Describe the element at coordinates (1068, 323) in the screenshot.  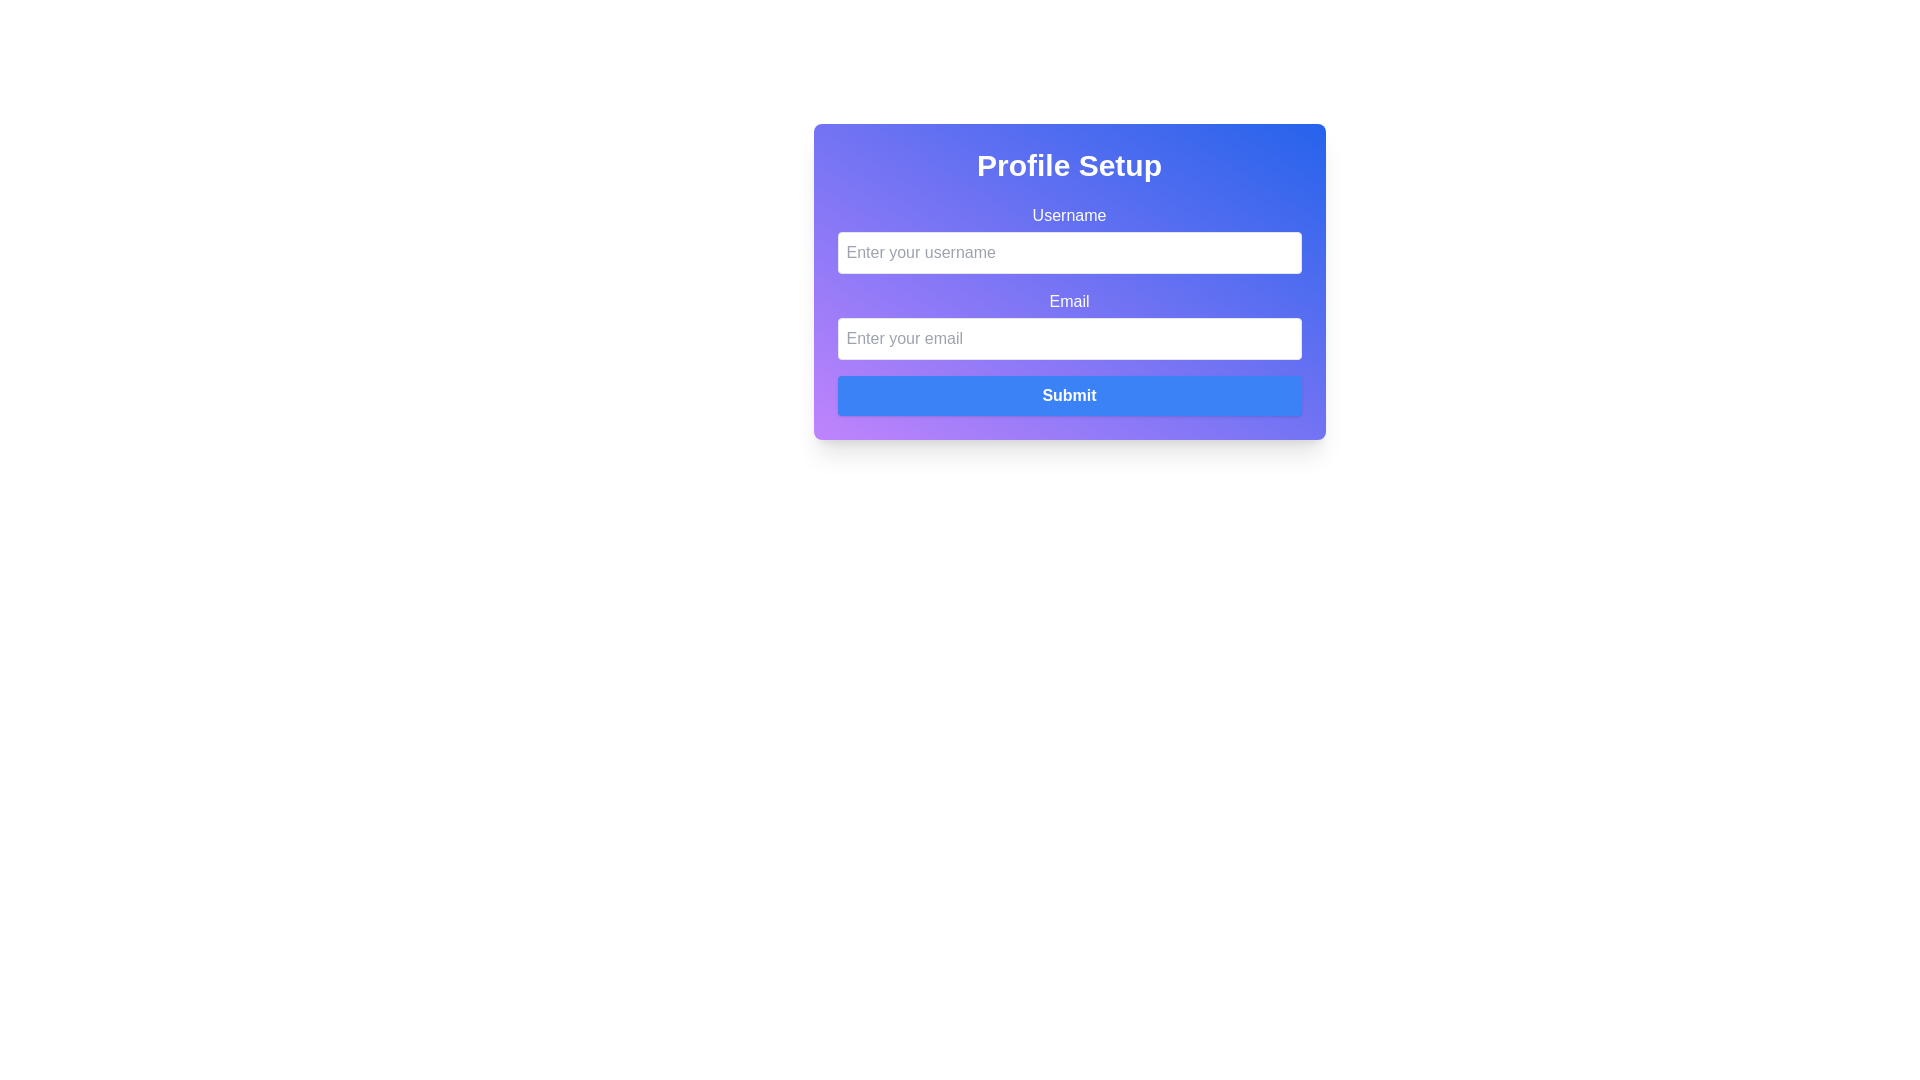
I see `the email input field, which is the second field in the form layout, to trigger a visual focus effect` at that location.